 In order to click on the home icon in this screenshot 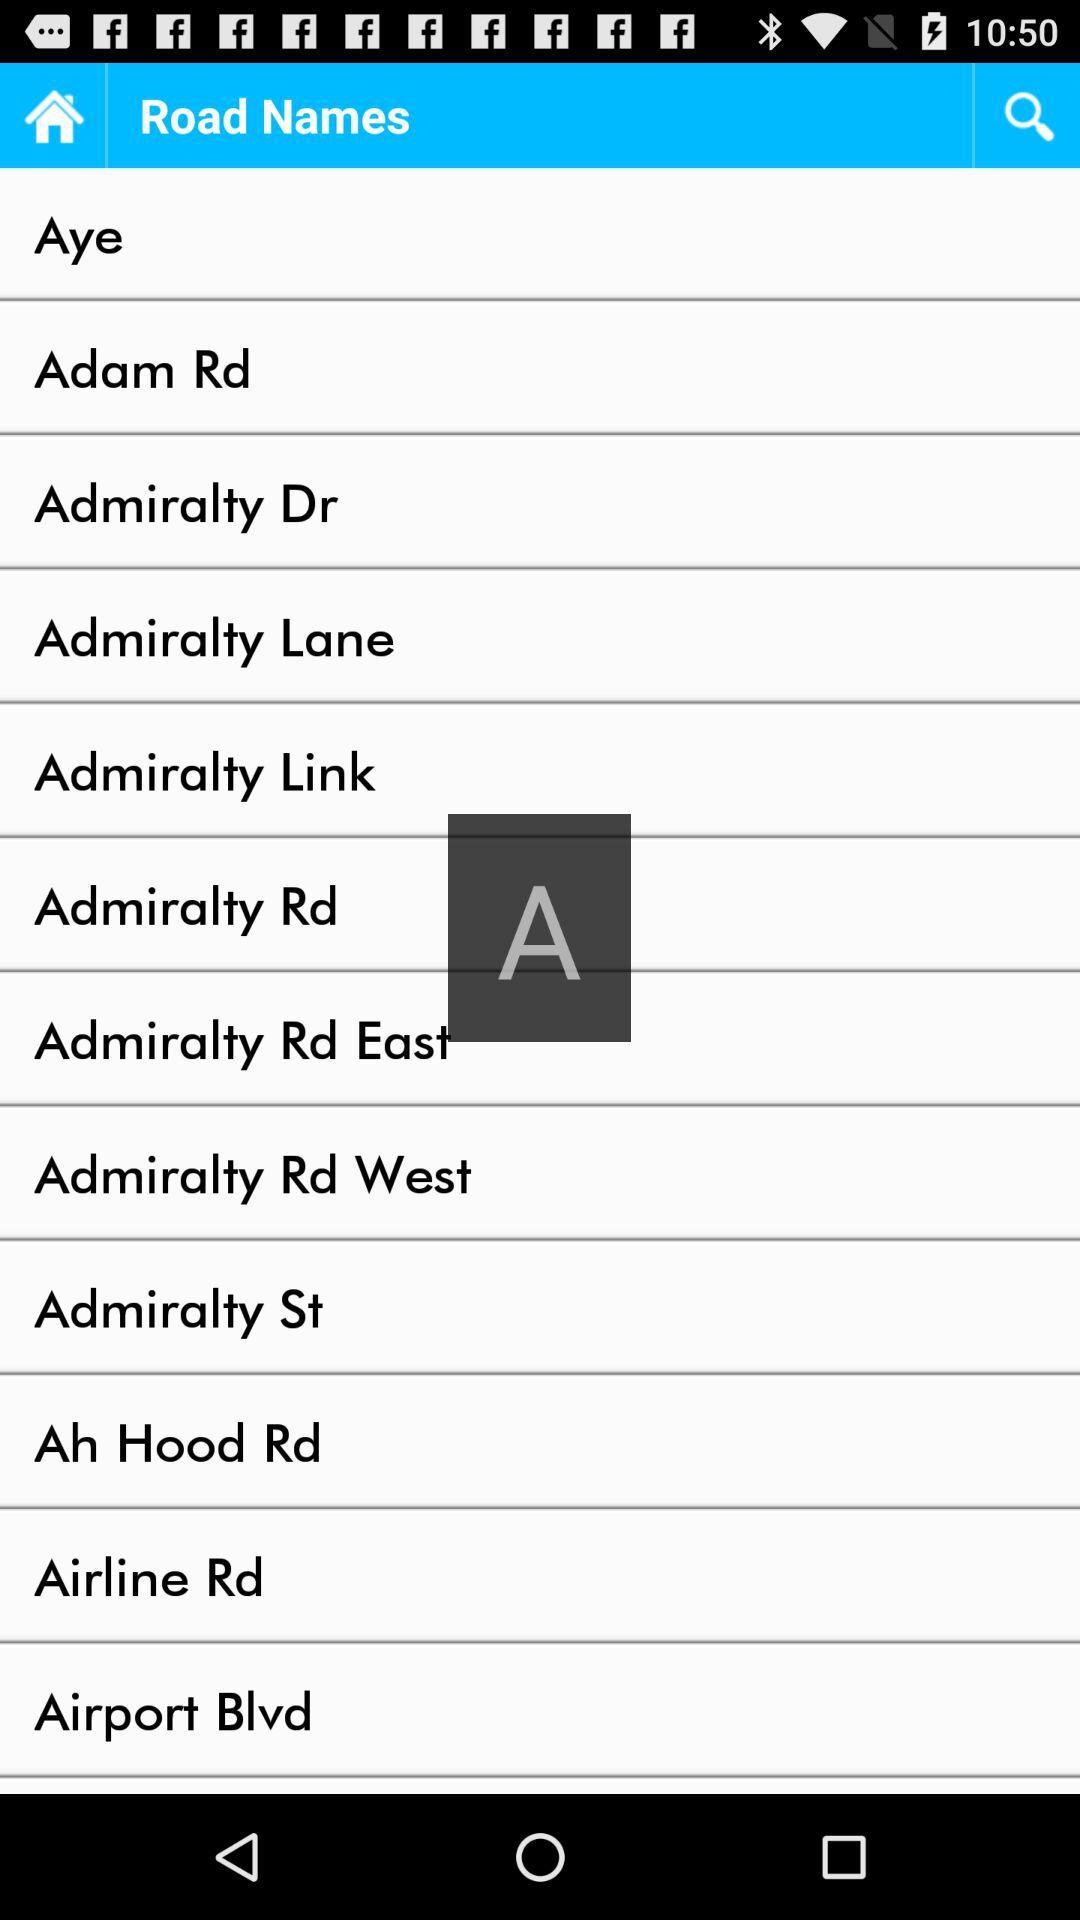, I will do `click(51, 122)`.